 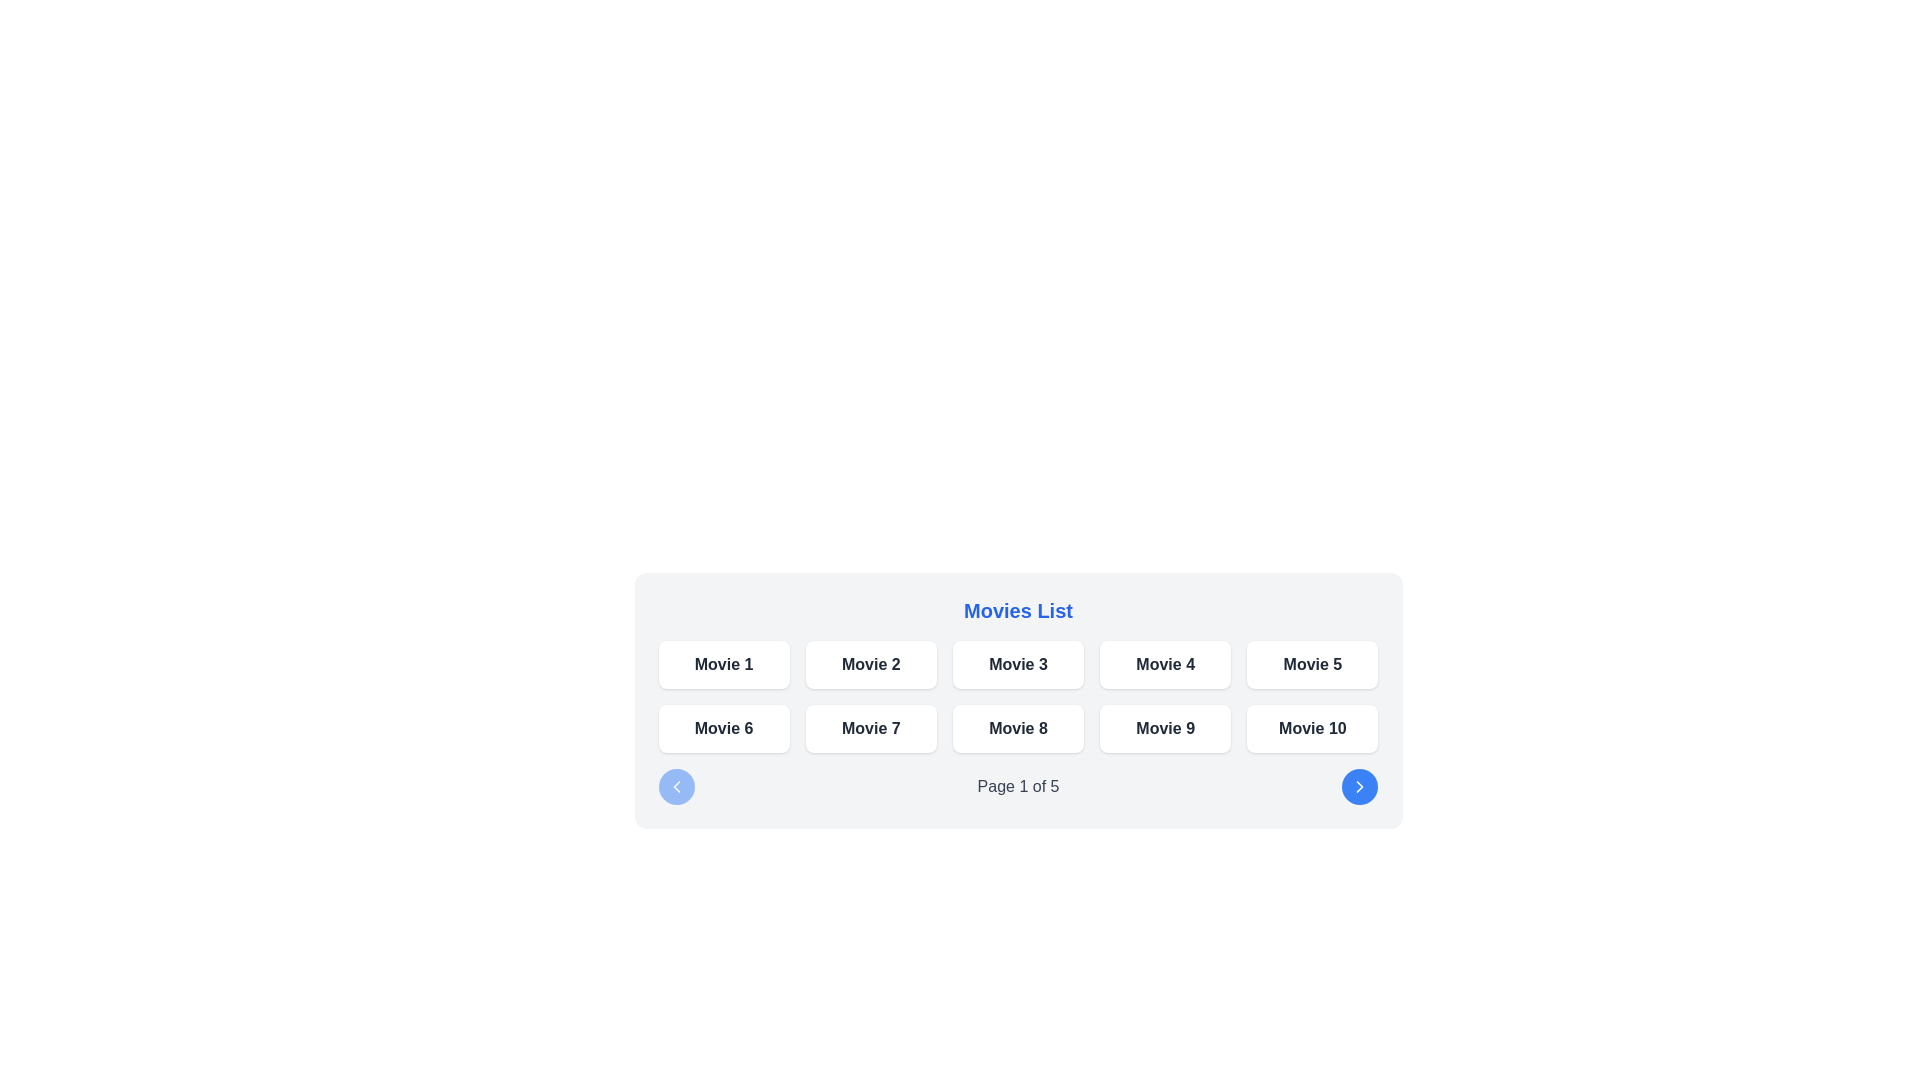 What do you see at coordinates (871, 664) in the screenshot?
I see `the 'Movie 2' button located in the Movies List section, which is a rounded rectangular button with a white background and bold dark gray text` at bounding box center [871, 664].